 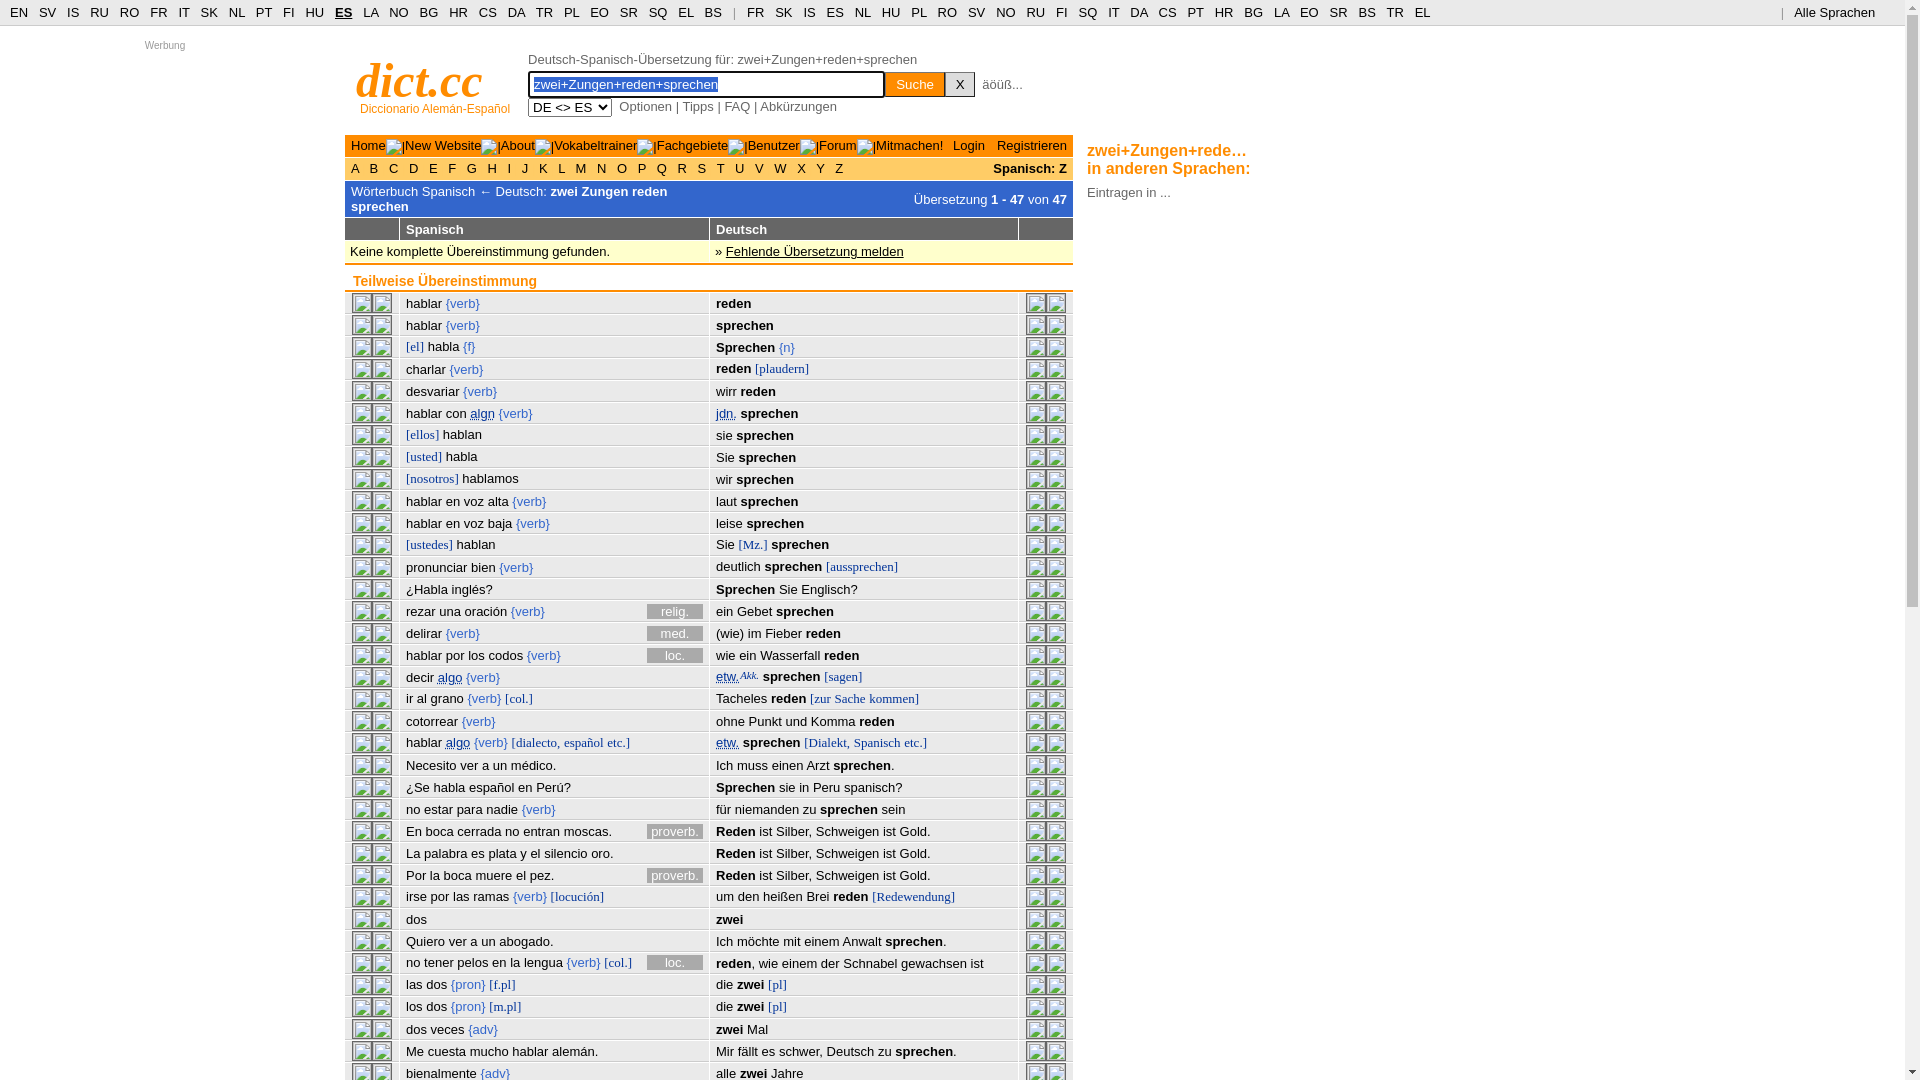 What do you see at coordinates (798, 962) in the screenshot?
I see `'einem'` at bounding box center [798, 962].